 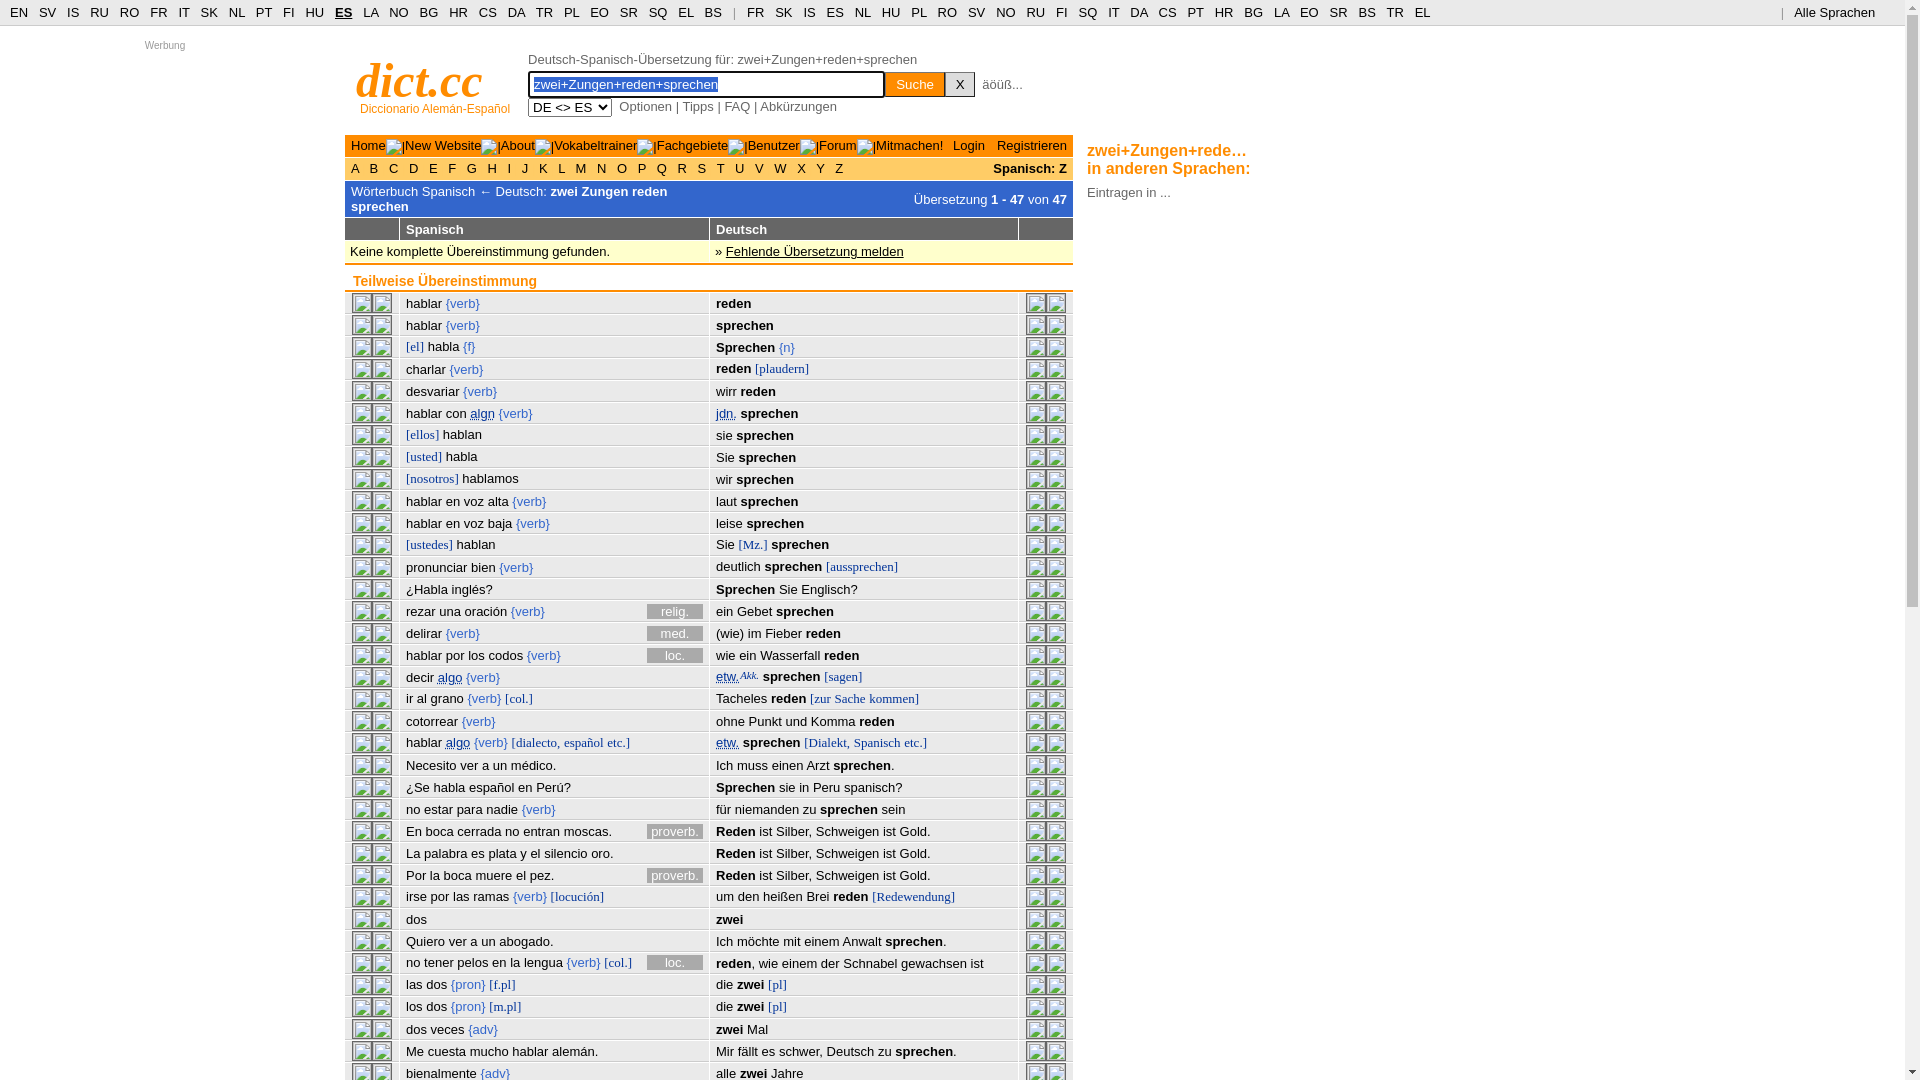 What do you see at coordinates (798, 962) in the screenshot?
I see `'einem'` at bounding box center [798, 962].